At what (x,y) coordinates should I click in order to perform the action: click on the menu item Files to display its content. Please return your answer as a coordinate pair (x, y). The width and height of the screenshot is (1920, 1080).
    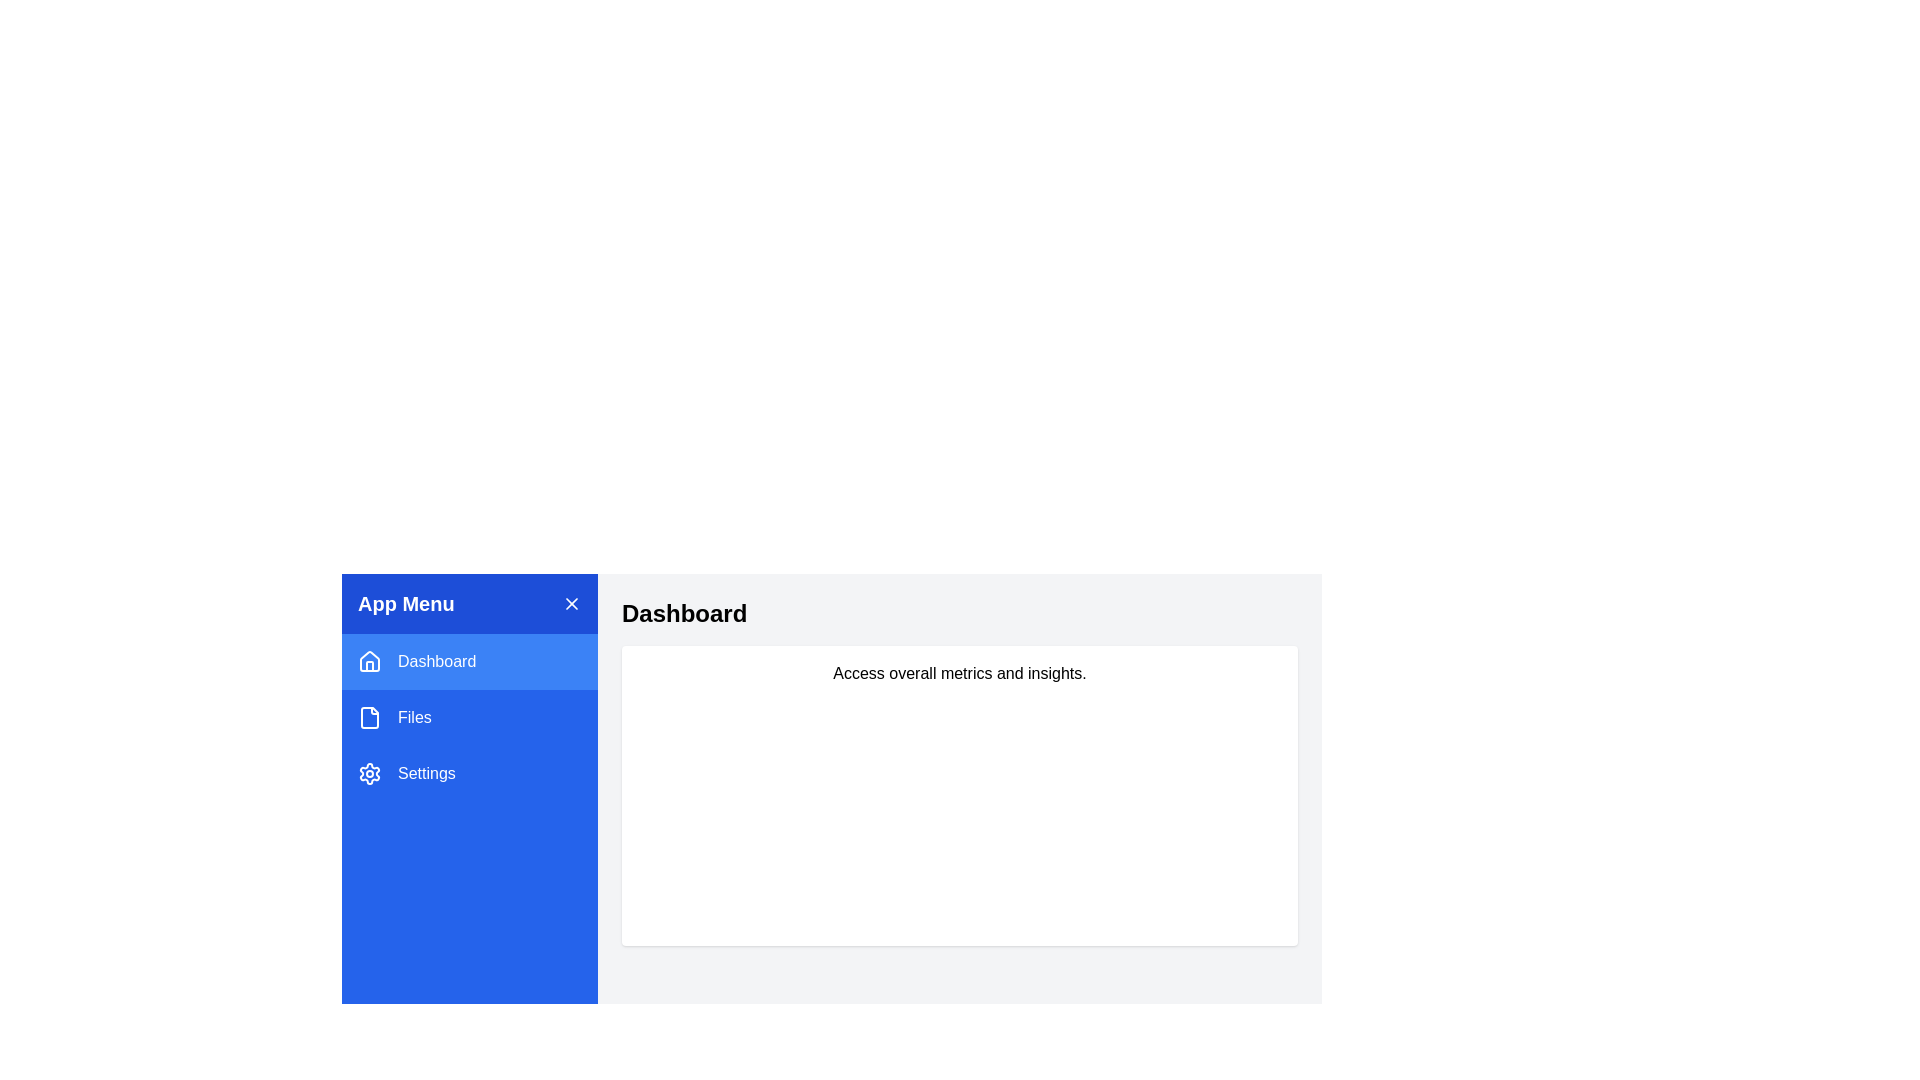
    Looking at the image, I should click on (469, 716).